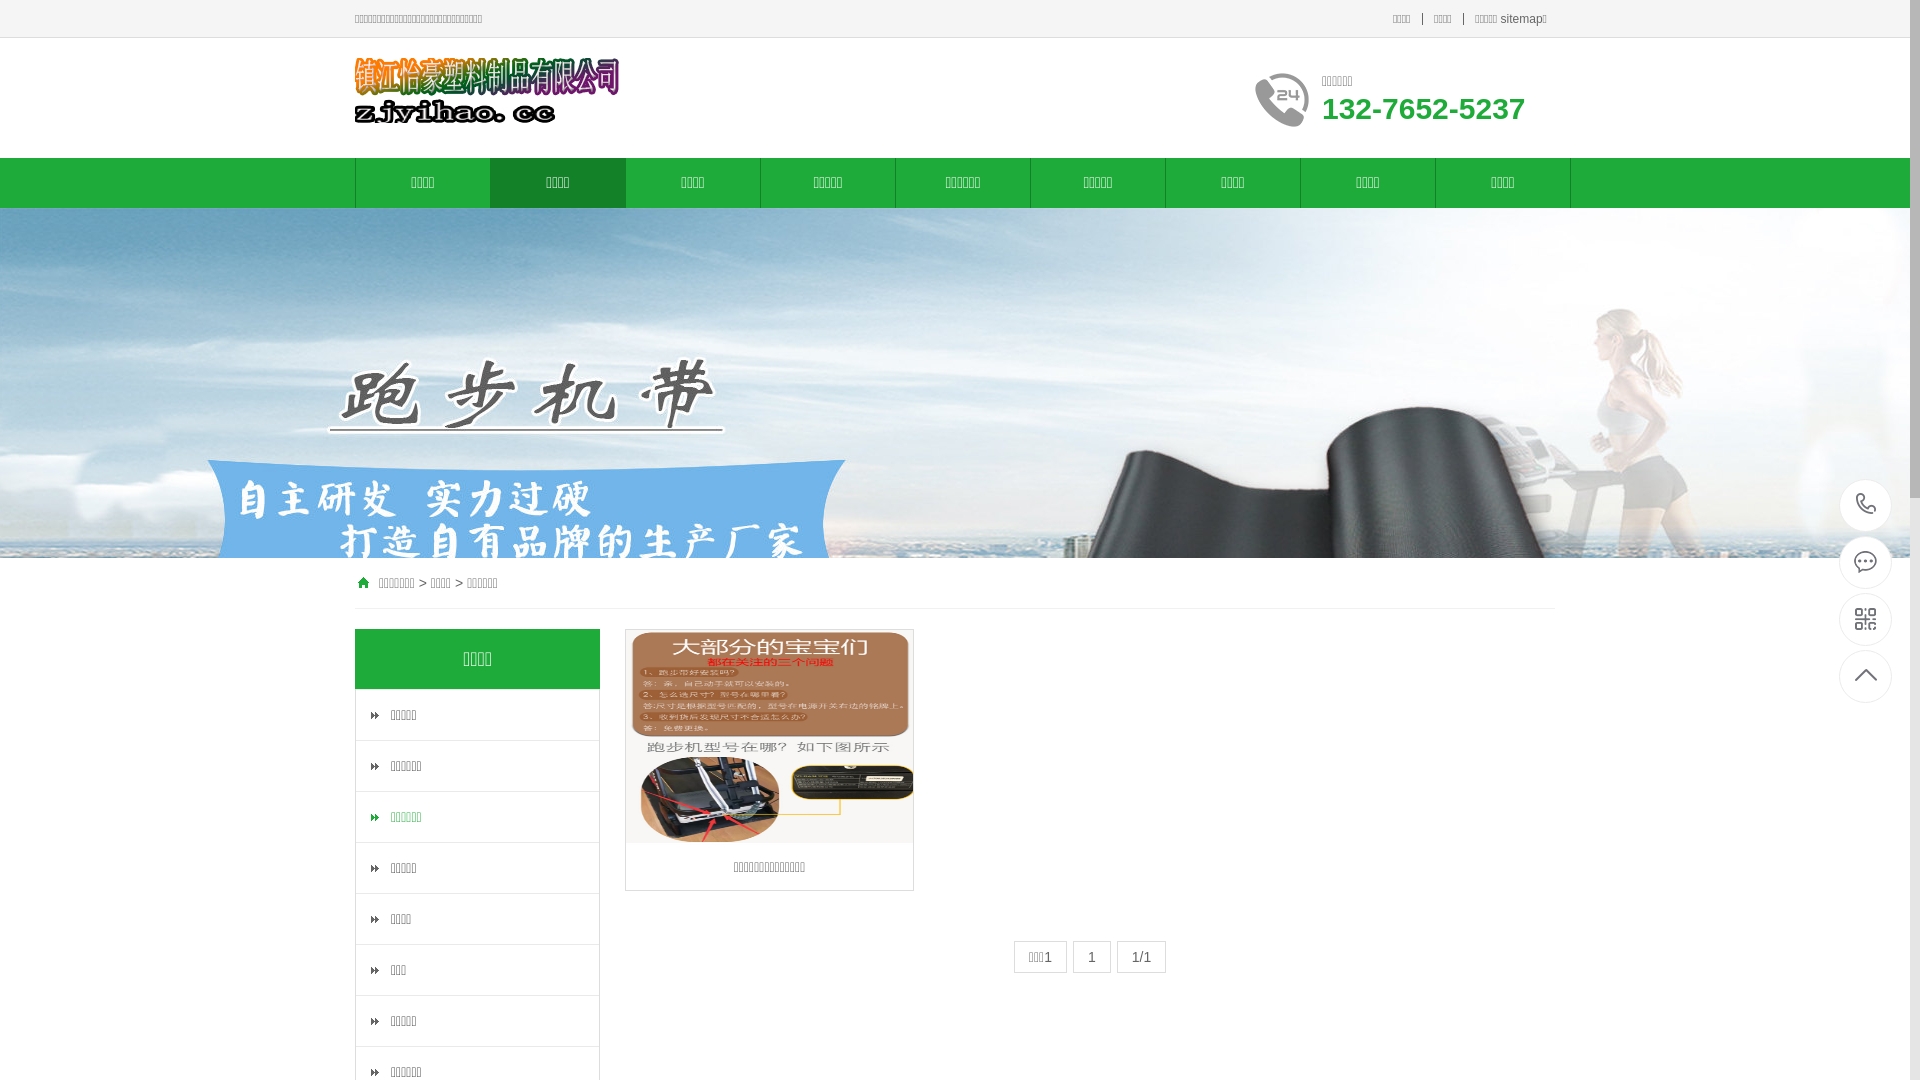 The height and width of the screenshot is (1080, 1920). What do you see at coordinates (1520, 19) in the screenshot?
I see `'sitemap'` at bounding box center [1520, 19].